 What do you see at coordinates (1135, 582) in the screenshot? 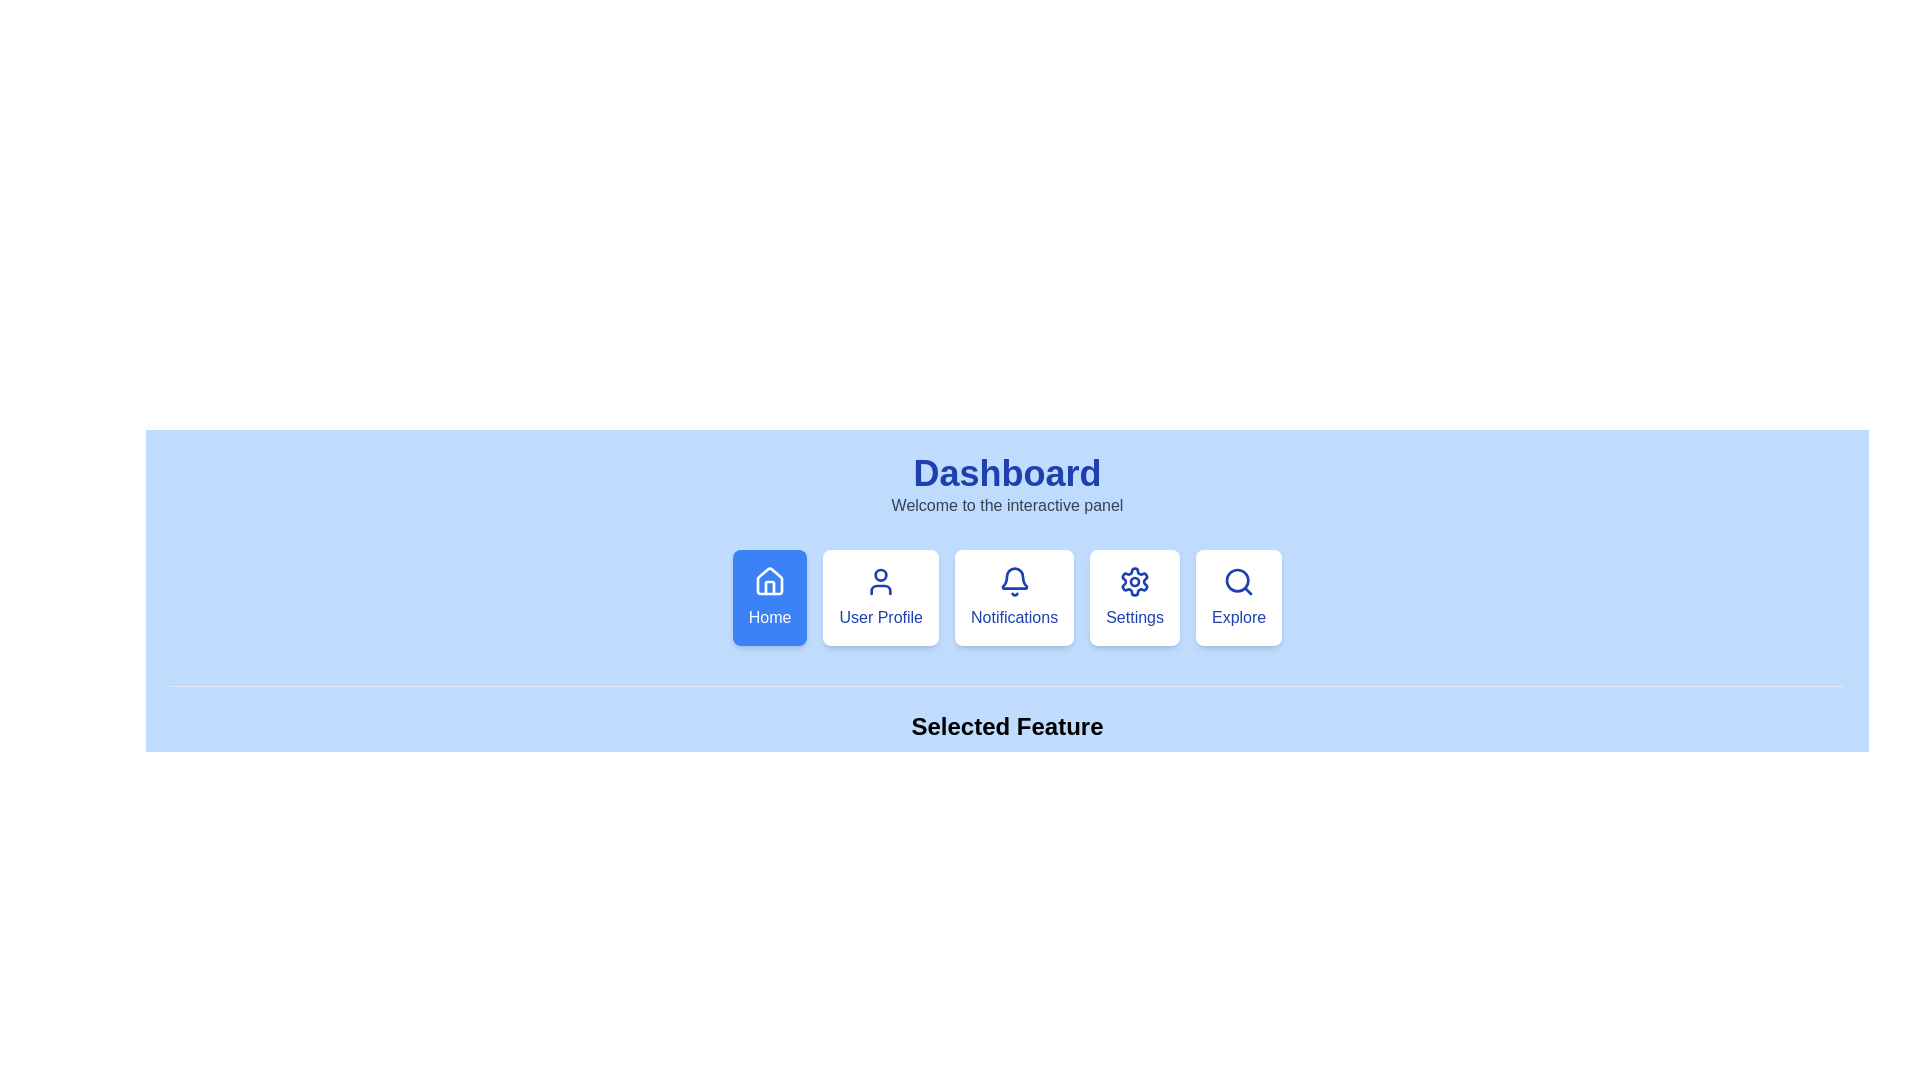
I see `the gear-shaped settings icon located in the fourth box from the left in the second row of the interface, which is positioned among the navigation options below the 'Dashboard' heading` at bounding box center [1135, 582].